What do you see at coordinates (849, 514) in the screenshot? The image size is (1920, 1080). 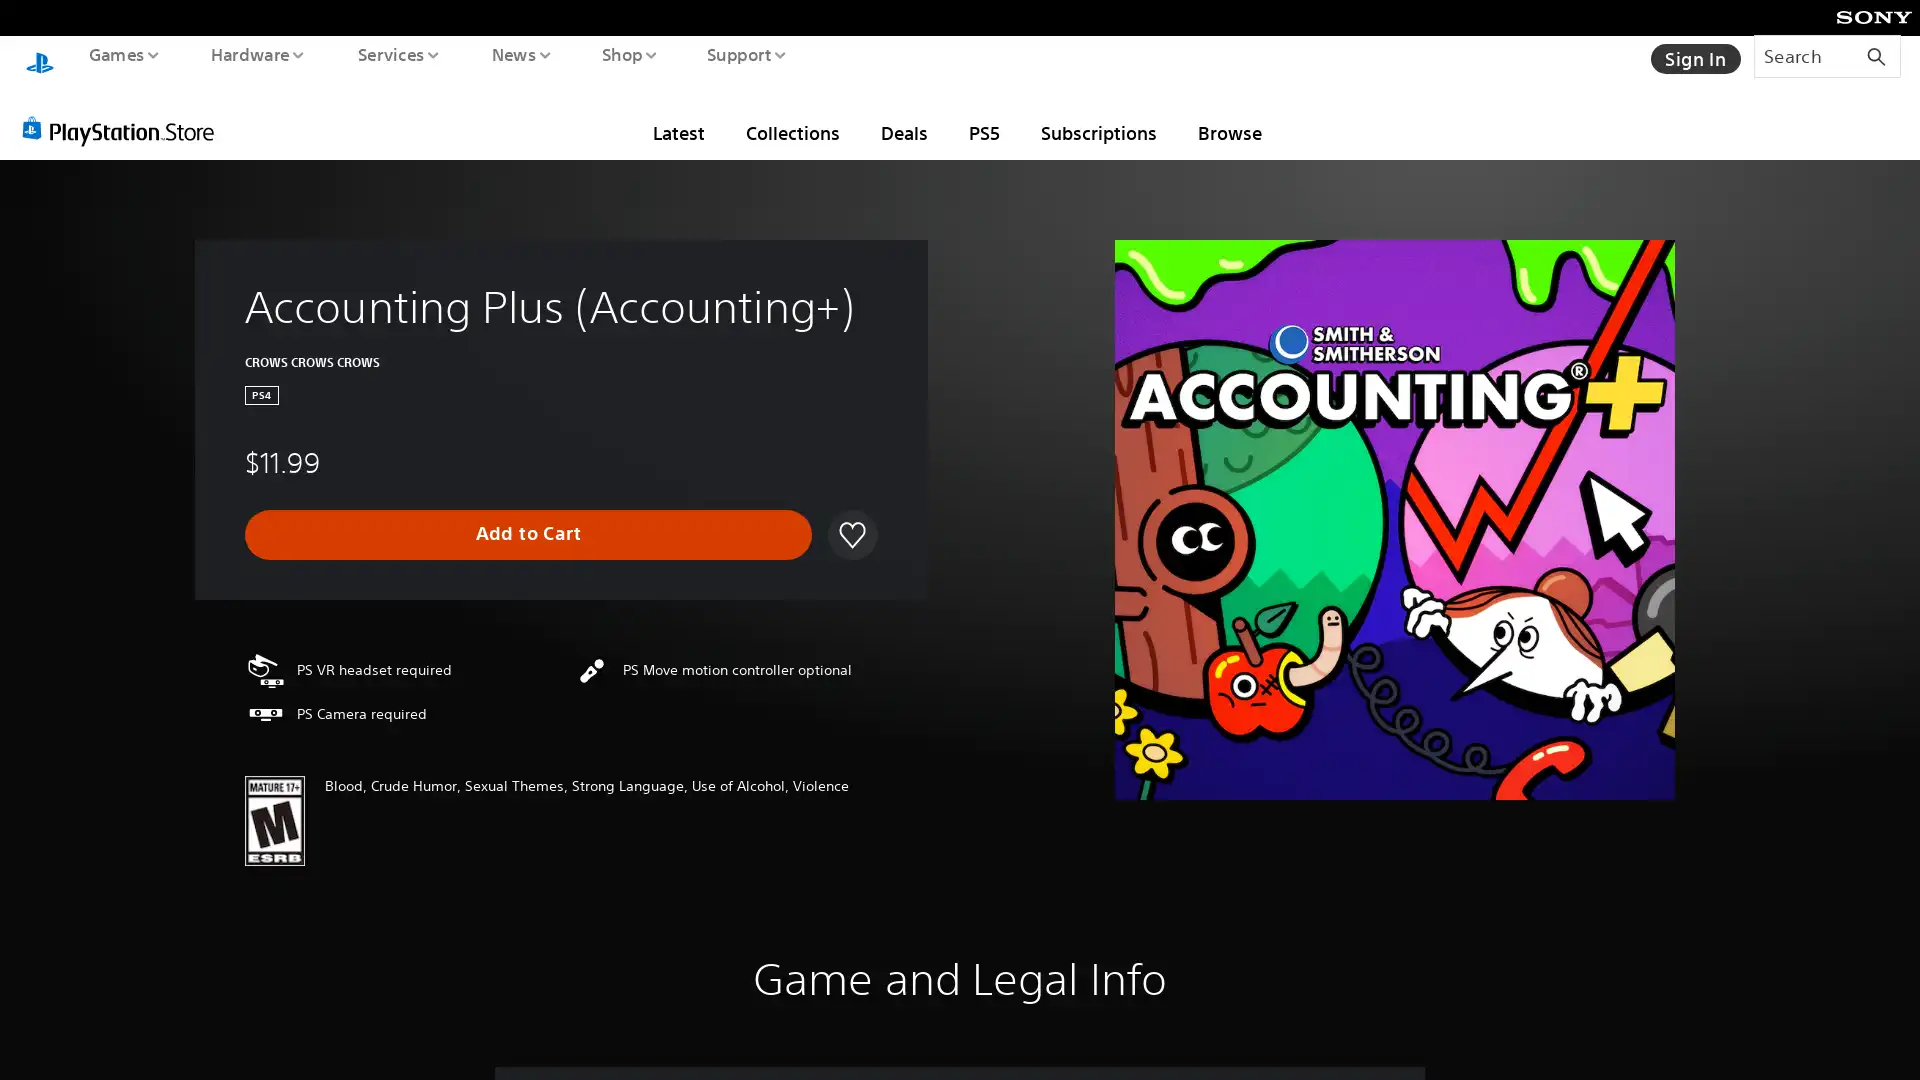 I see `Add to Wishlist` at bounding box center [849, 514].